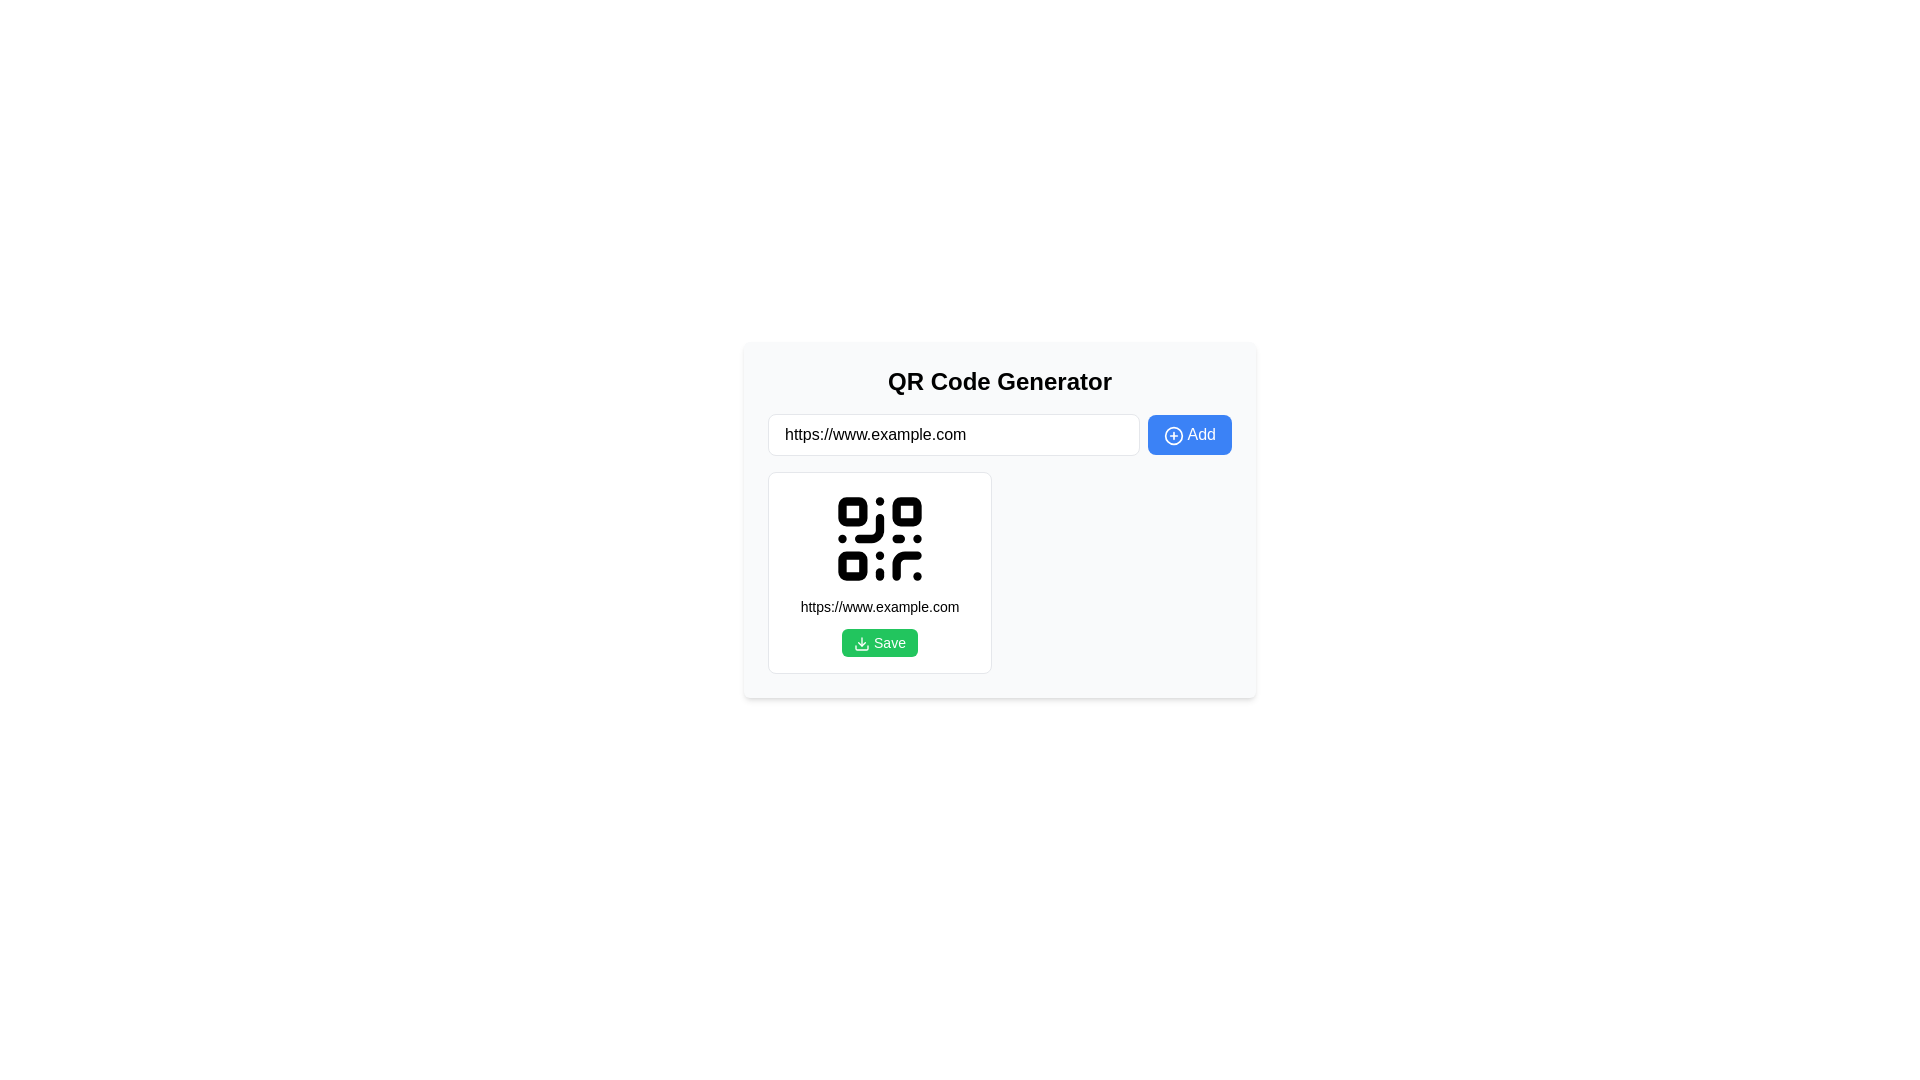 The height and width of the screenshot is (1080, 1920). What do you see at coordinates (879, 538) in the screenshot?
I see `the QR code icon which is styled with a white background and black geometric shapes, located between the title 'QR Code Generator' and the URL 'https://www.example.com'` at bounding box center [879, 538].